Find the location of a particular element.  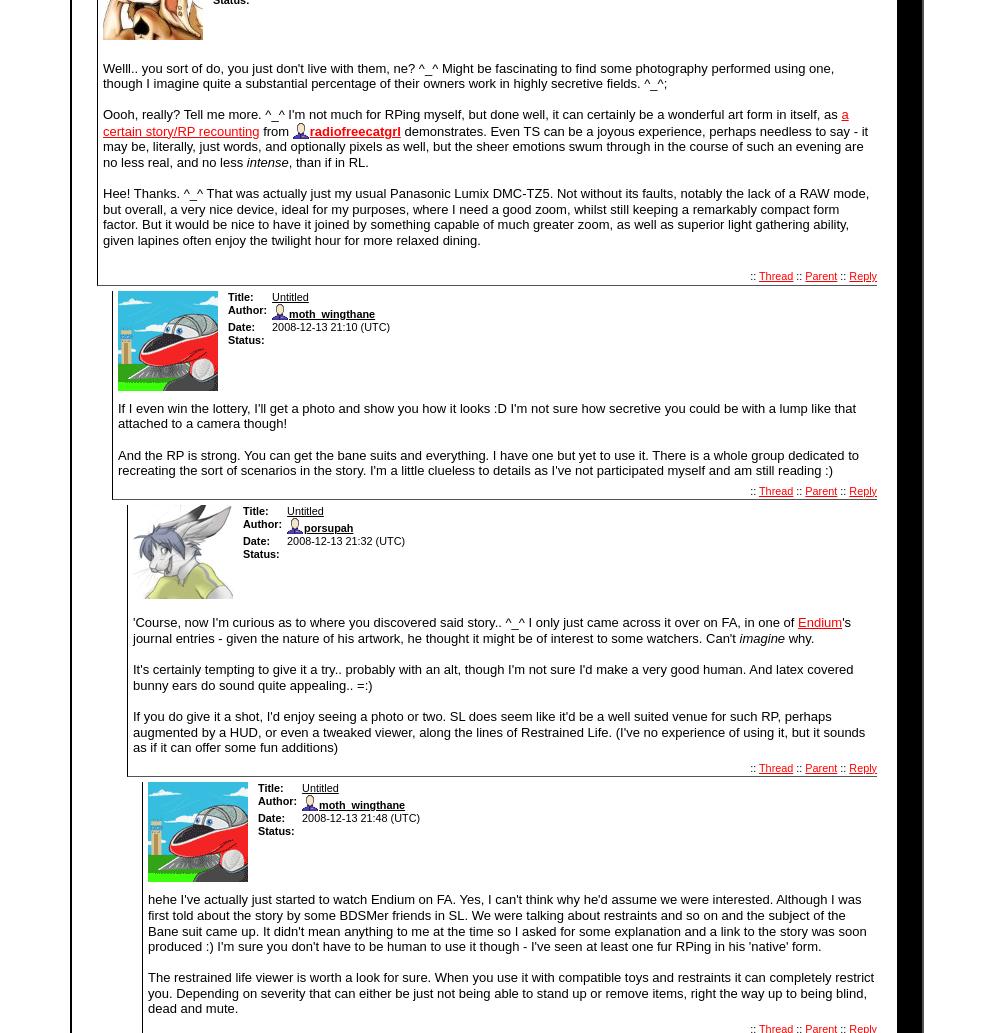

'radiofreecatgrl' is located at coordinates (353, 130).